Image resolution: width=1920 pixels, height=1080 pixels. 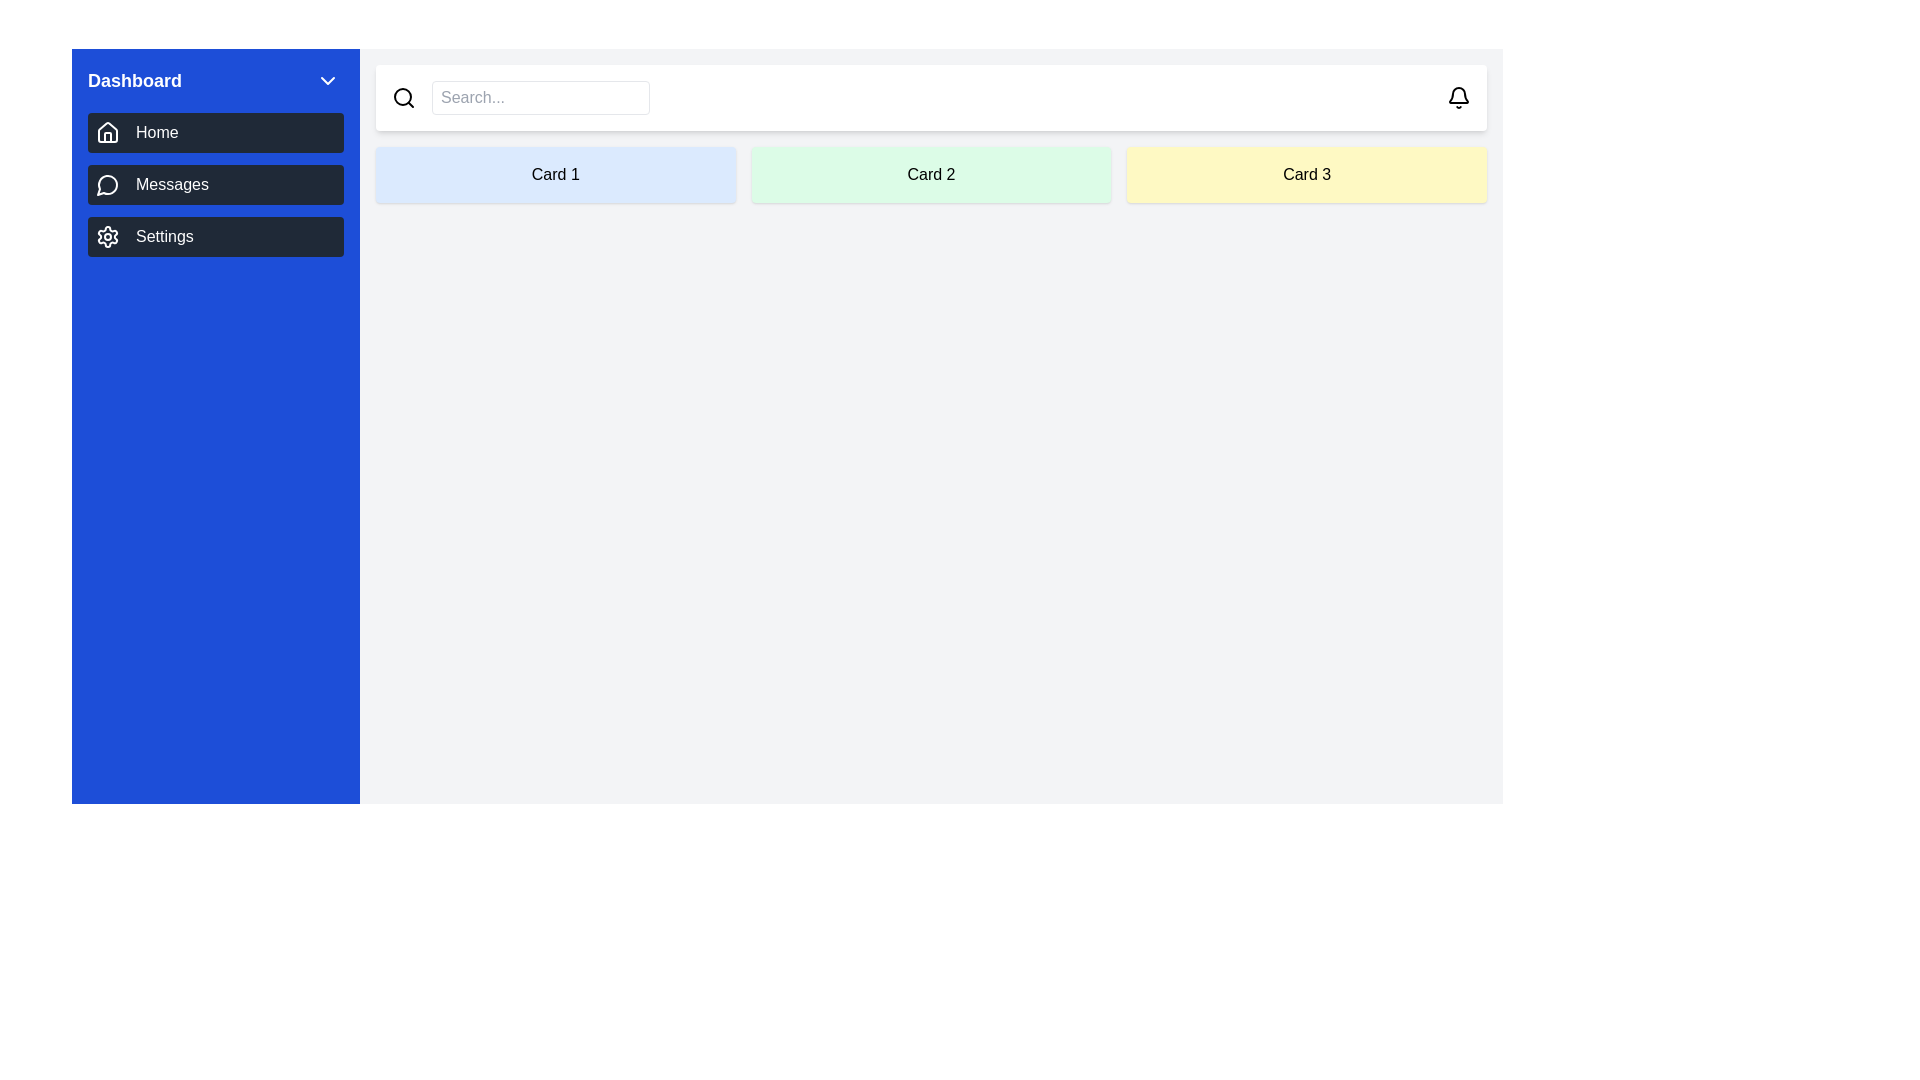 I want to click on the chevron icon located in the top-right corner of the blue sidebar, adjacent to the 'Dashboard' text label, so click(x=327, y=80).